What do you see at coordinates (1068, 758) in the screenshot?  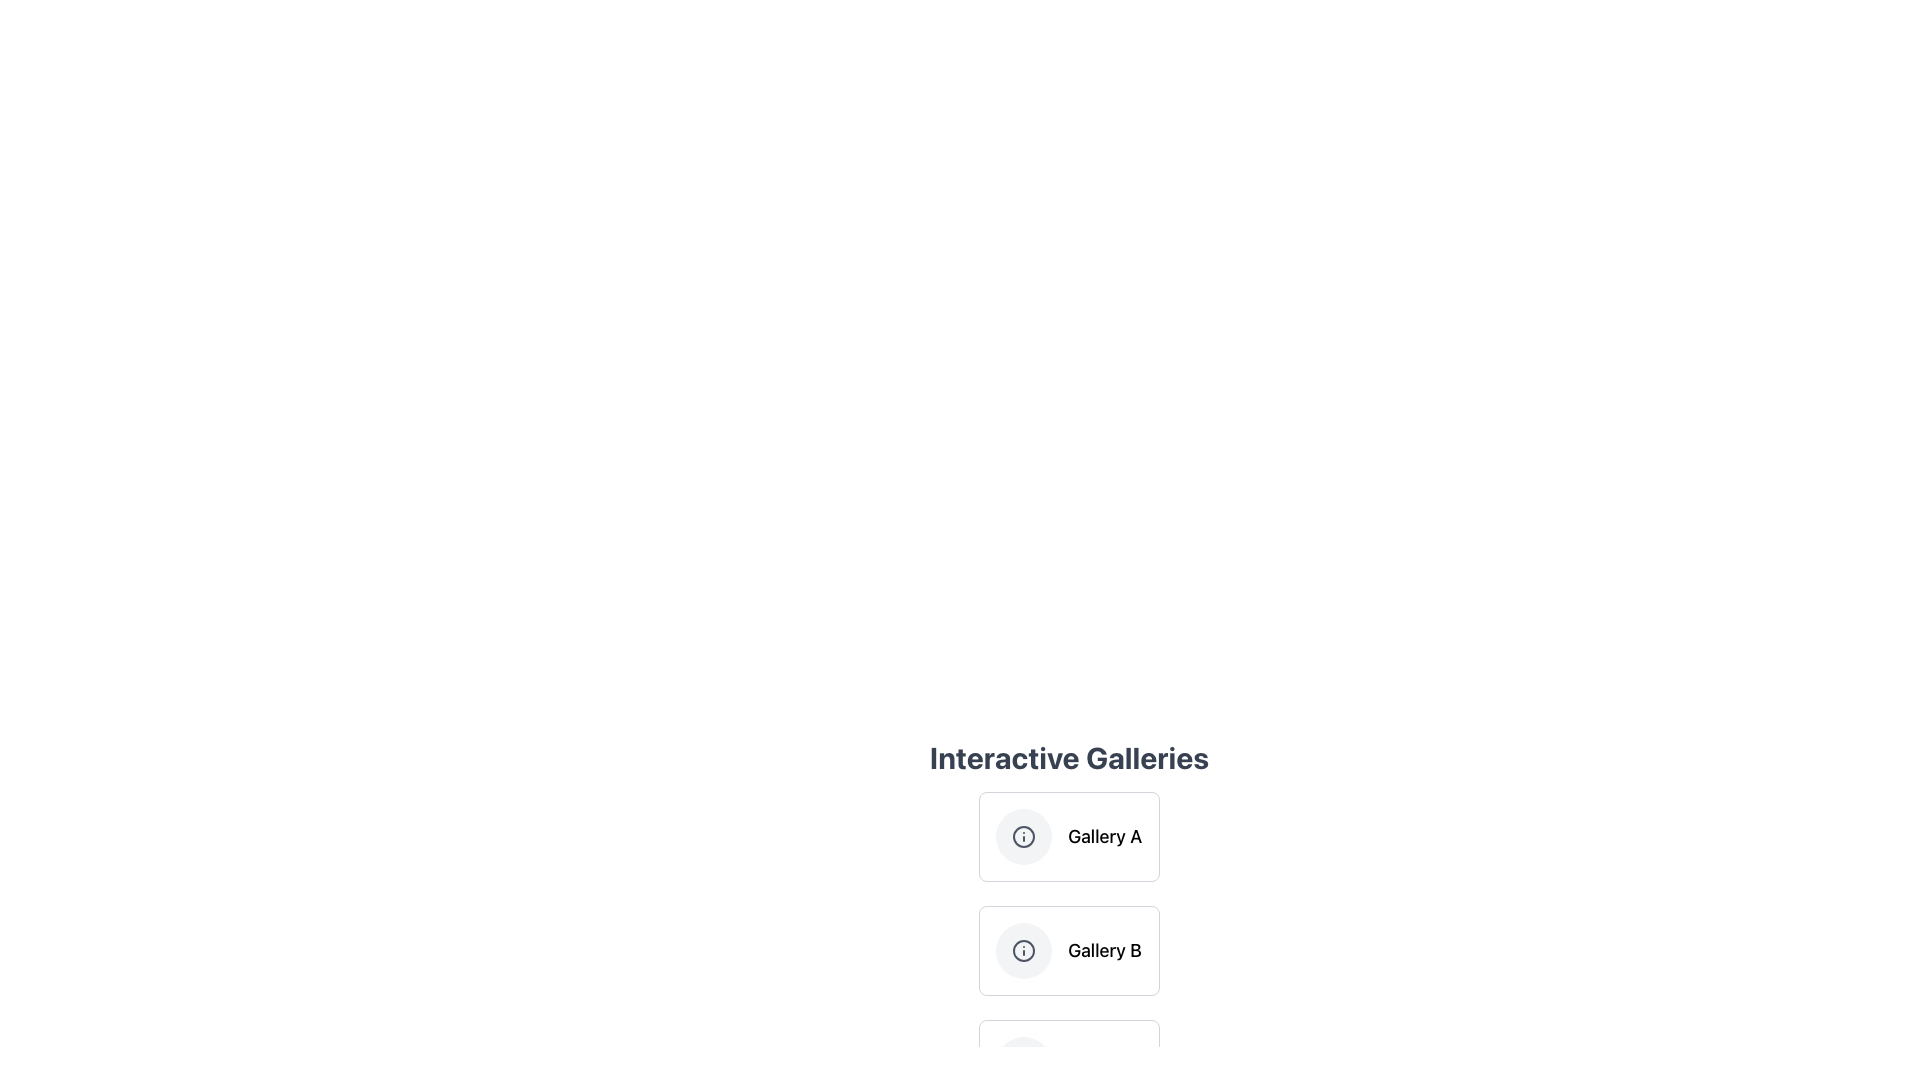 I see `the static text labeled 'Interactive Galleries' which serves as a header for the content below, including 'Gallery A' and 'Gallery B'` at bounding box center [1068, 758].